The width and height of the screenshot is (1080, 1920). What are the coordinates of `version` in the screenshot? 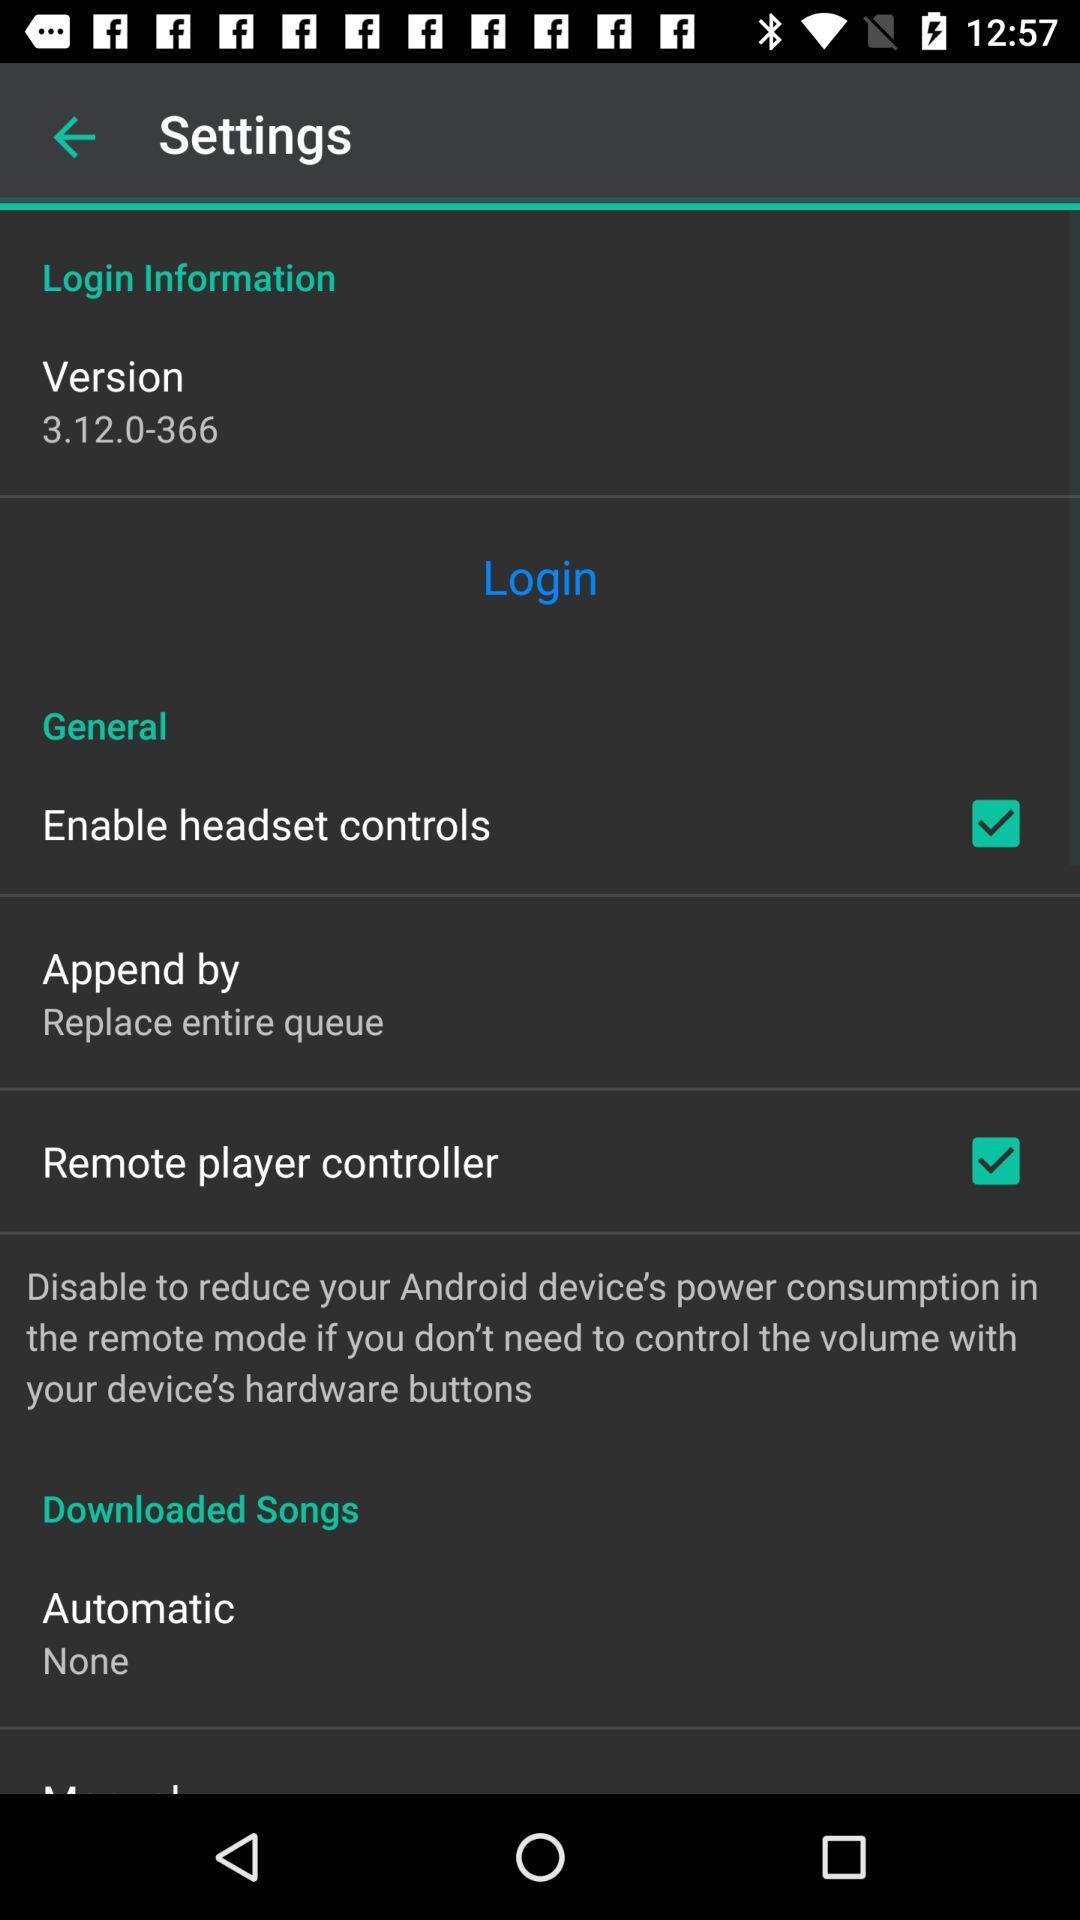 It's located at (113, 374).